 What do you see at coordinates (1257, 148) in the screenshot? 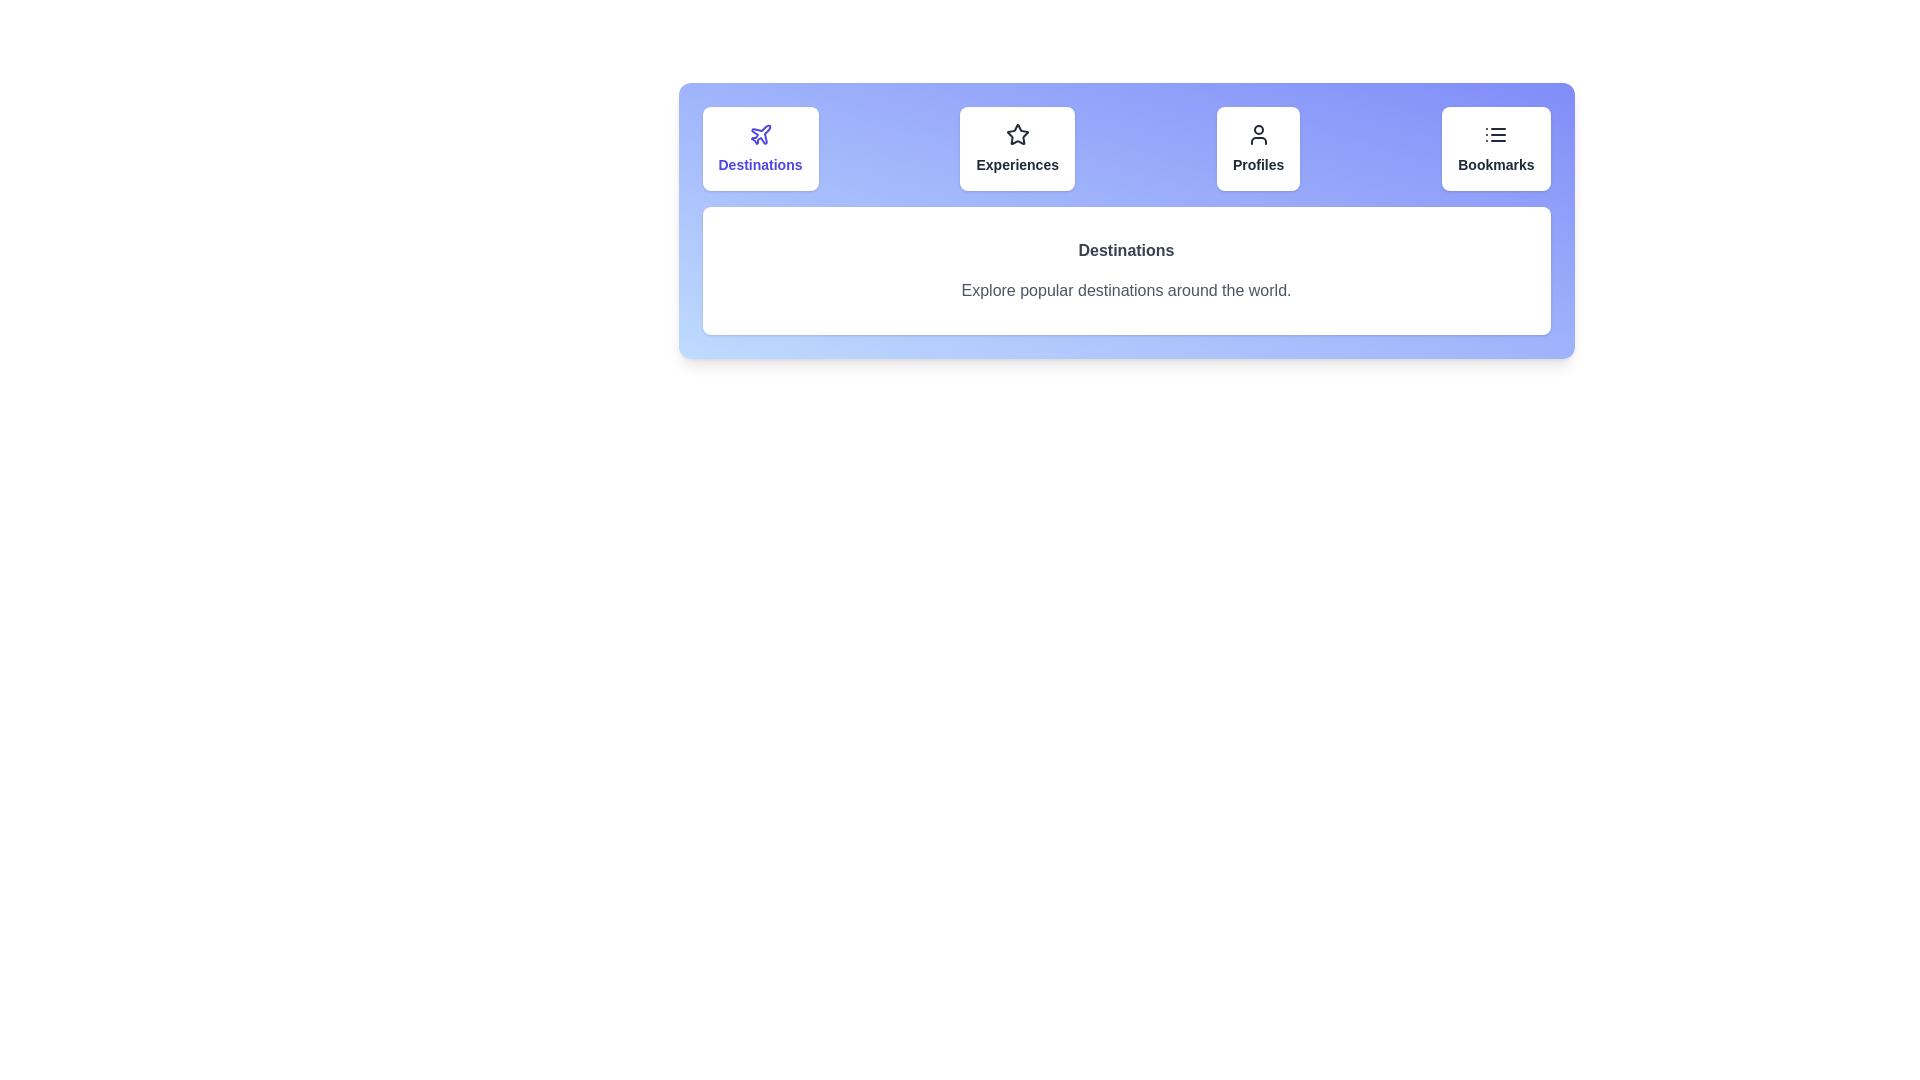
I see `the Profiles tab to view its content` at bounding box center [1257, 148].